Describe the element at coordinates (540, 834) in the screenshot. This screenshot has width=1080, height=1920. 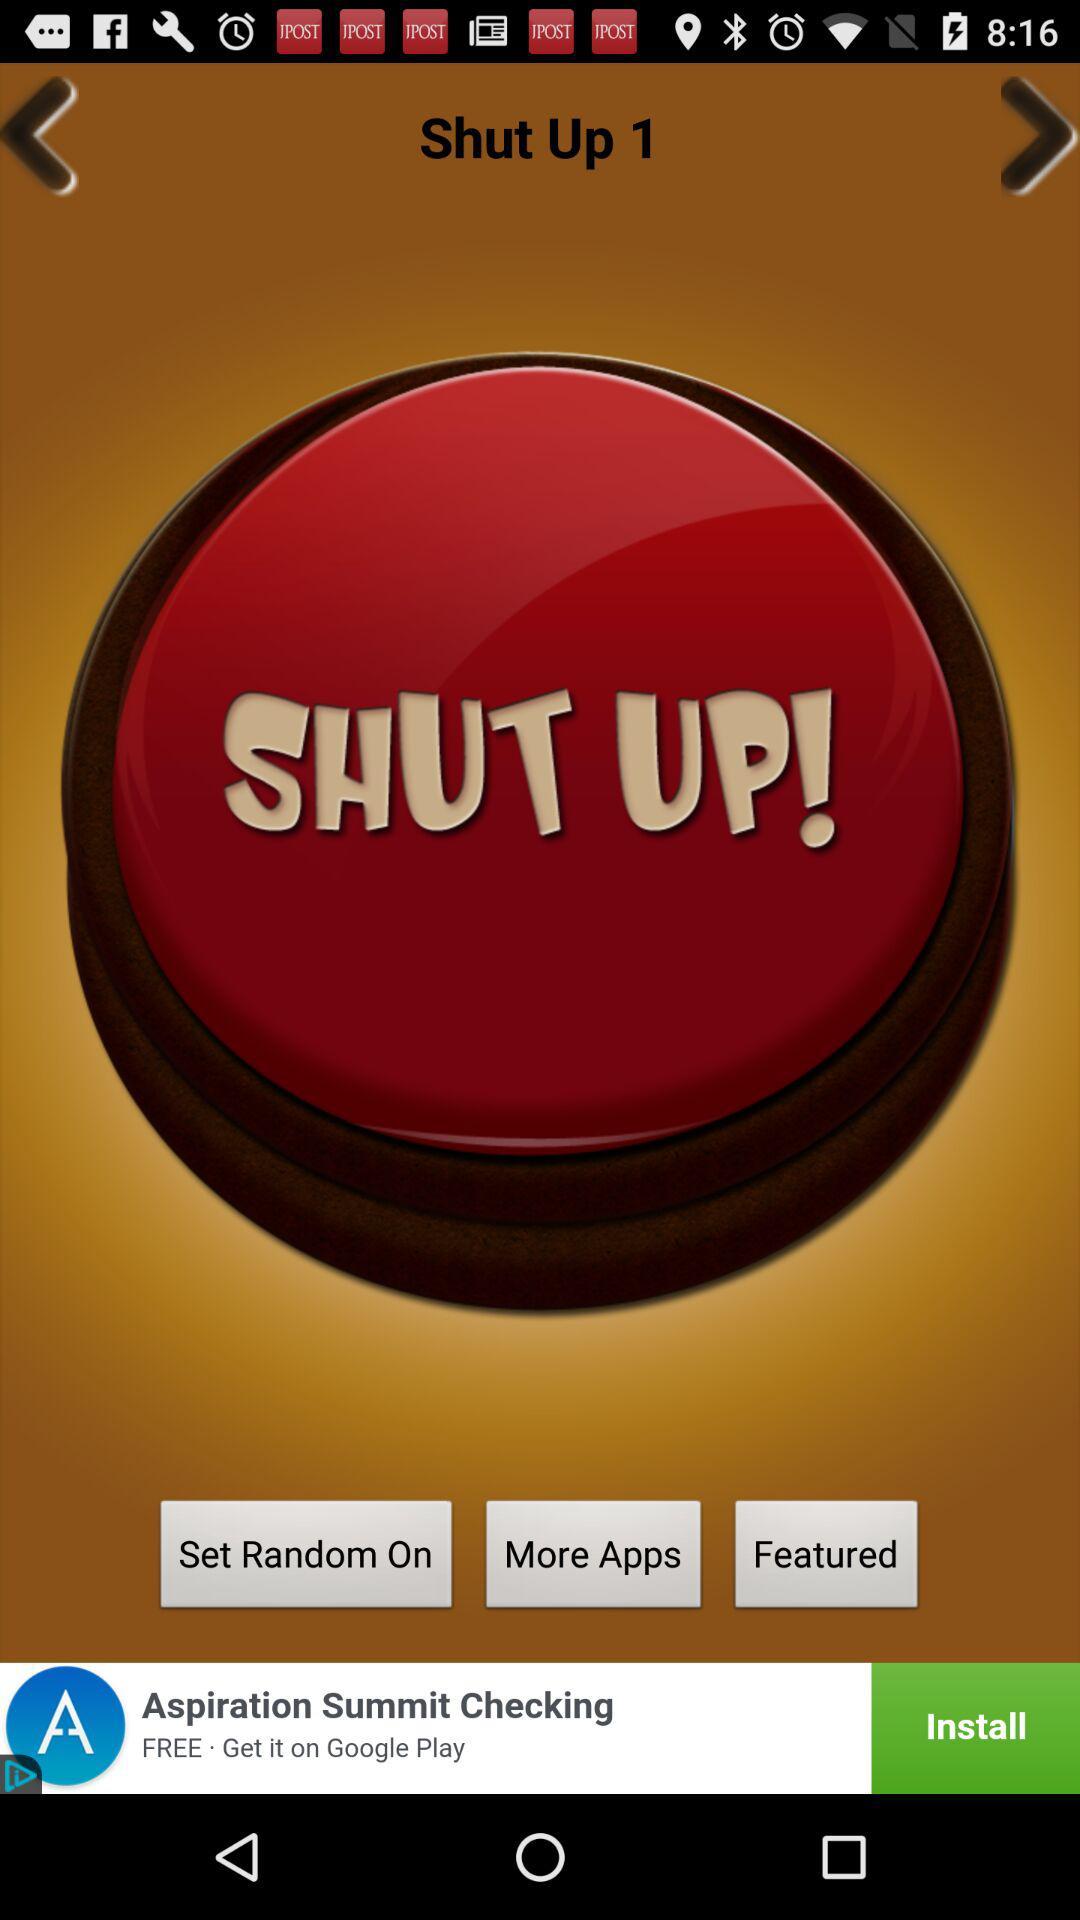
I see `current option` at that location.